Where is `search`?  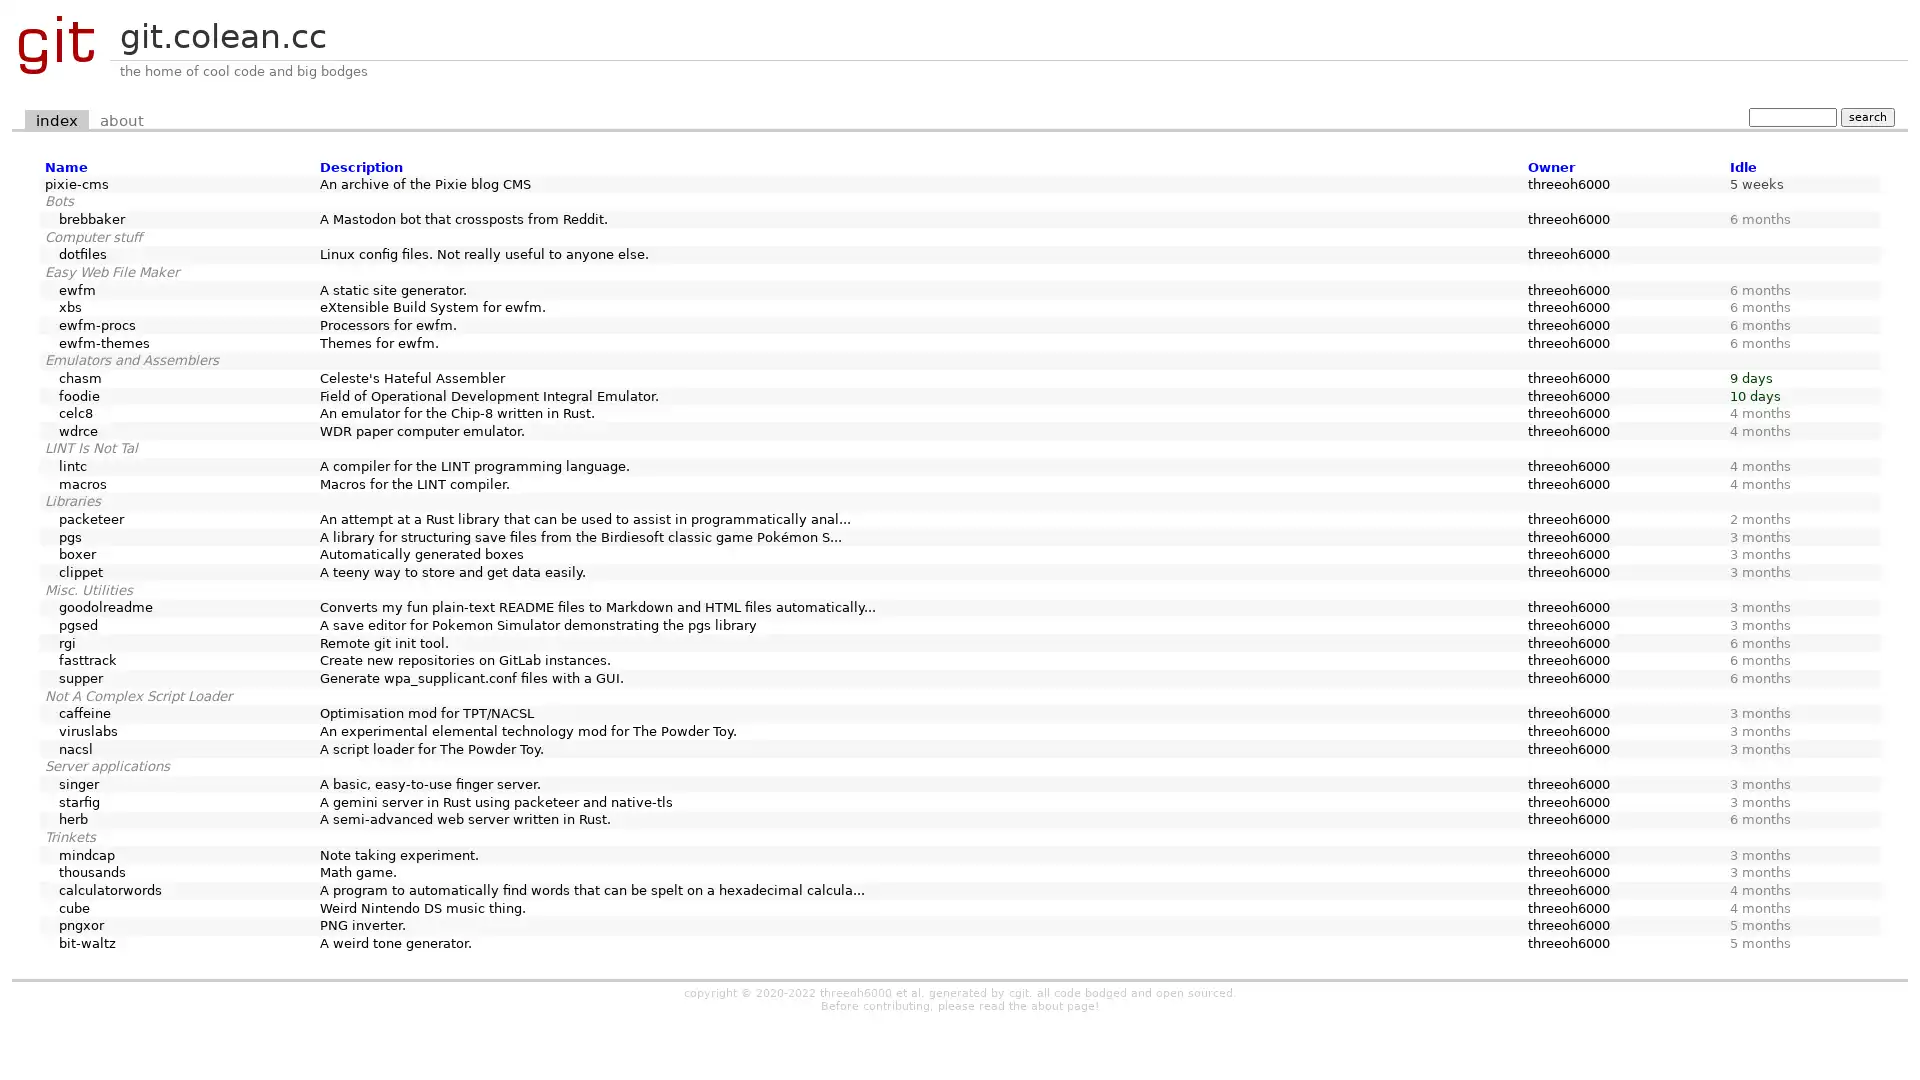 search is located at coordinates (1866, 116).